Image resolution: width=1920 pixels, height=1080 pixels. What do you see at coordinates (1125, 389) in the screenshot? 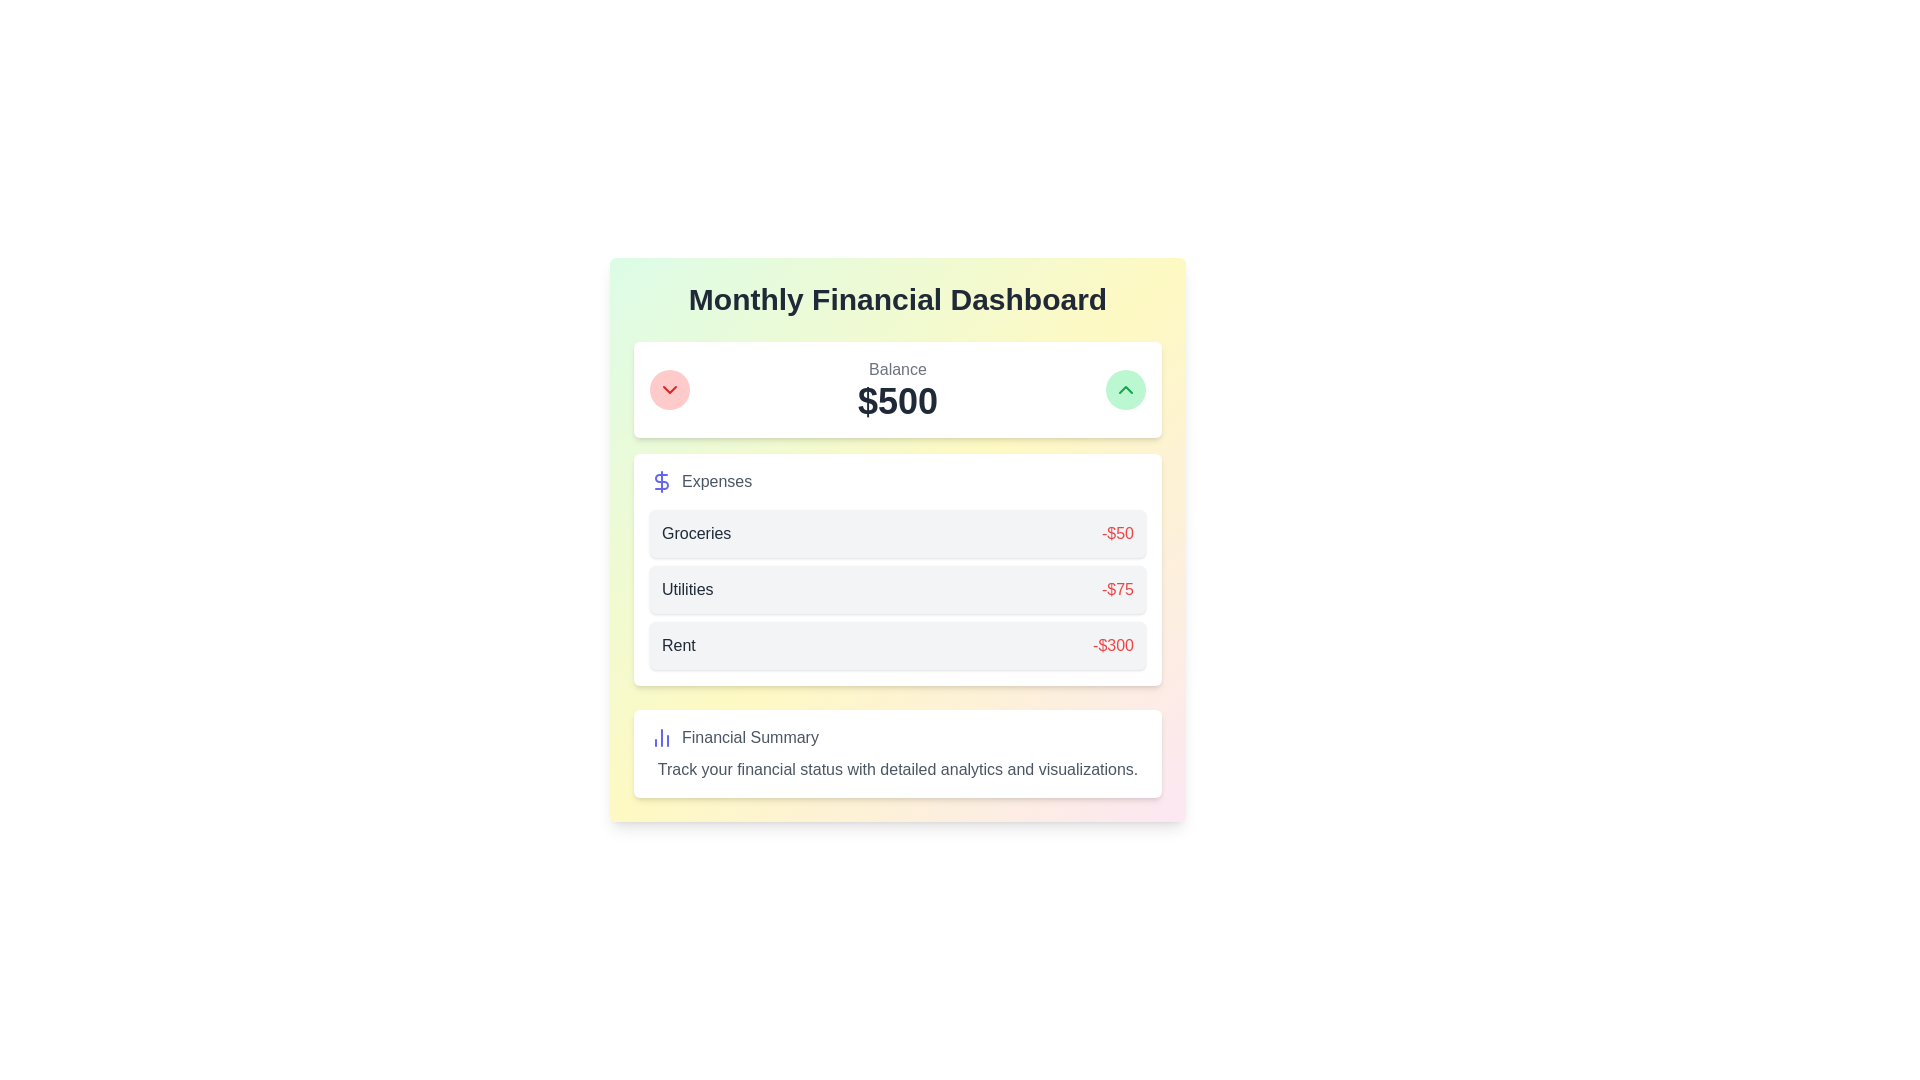
I see `the upward-pointing green chevron icon located within the green circular button at the top-right corner of the interface` at bounding box center [1125, 389].